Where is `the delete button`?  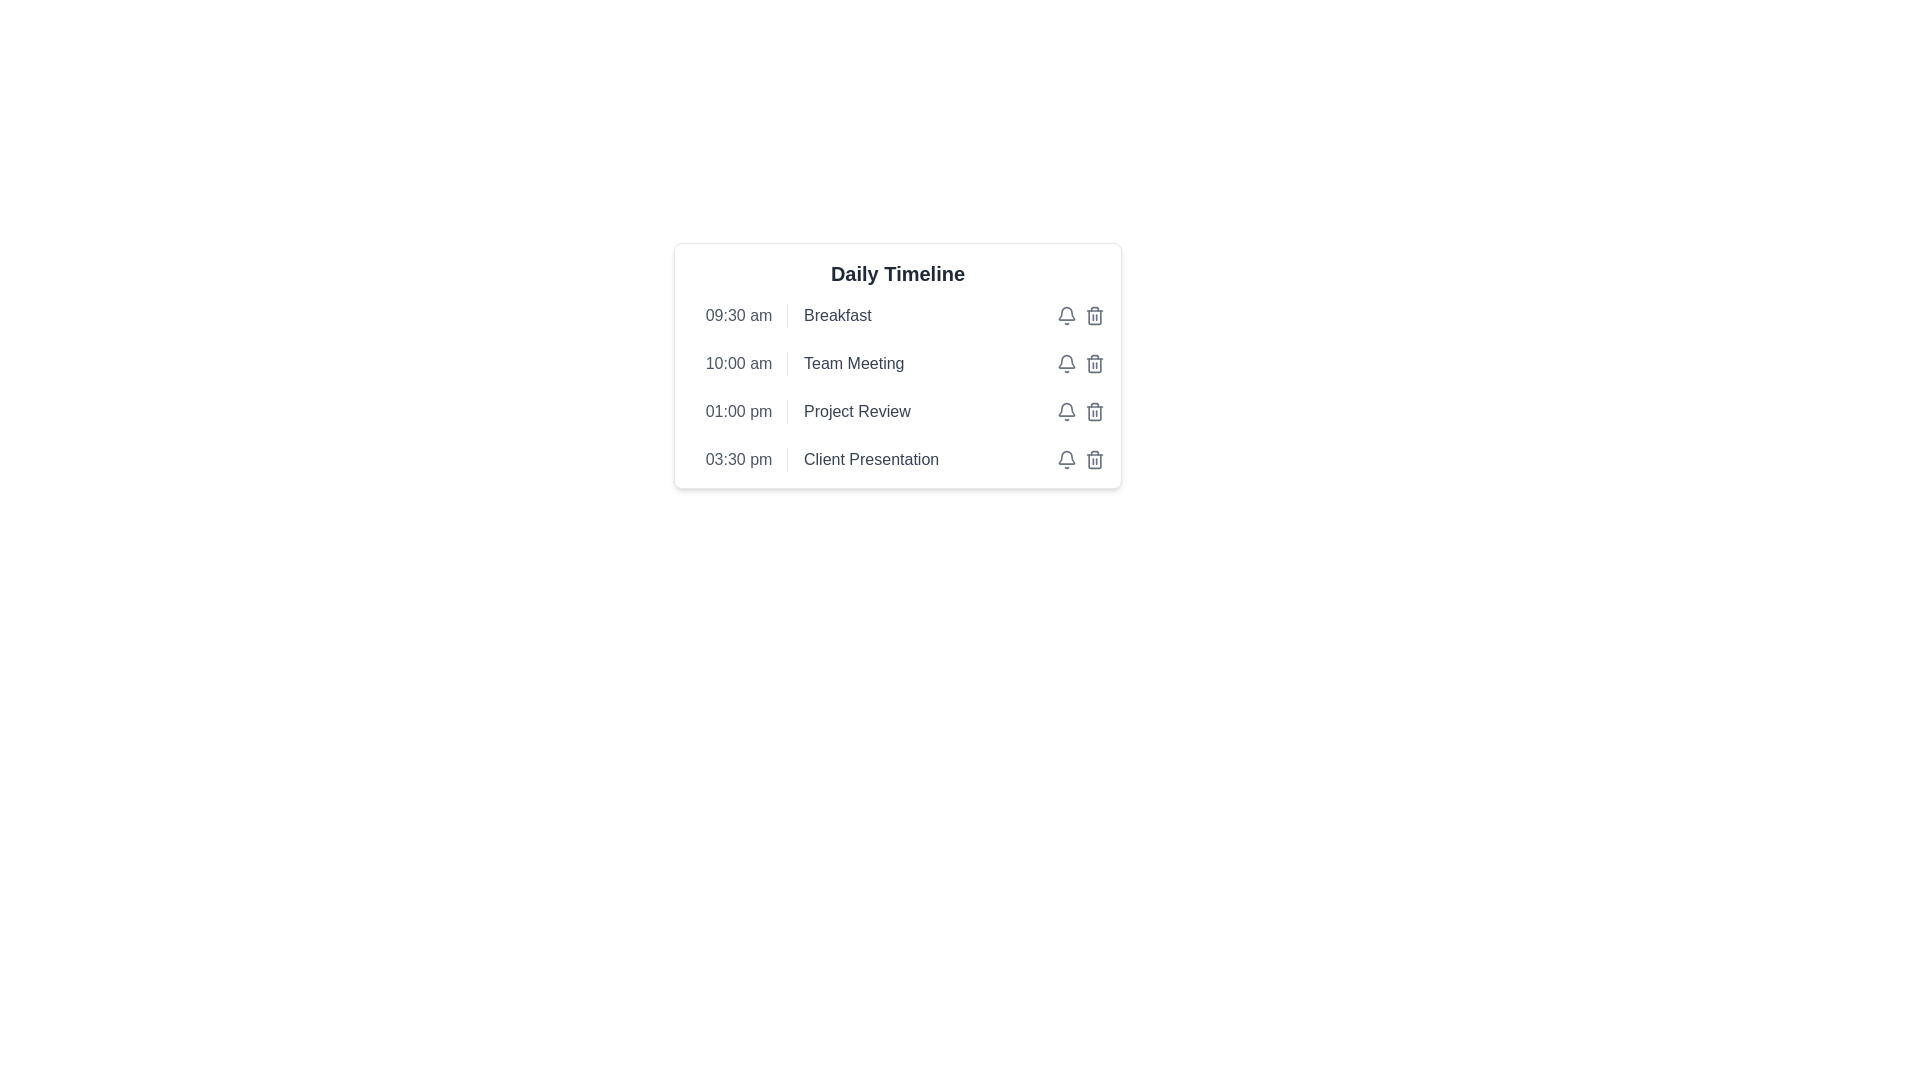 the delete button is located at coordinates (1093, 363).